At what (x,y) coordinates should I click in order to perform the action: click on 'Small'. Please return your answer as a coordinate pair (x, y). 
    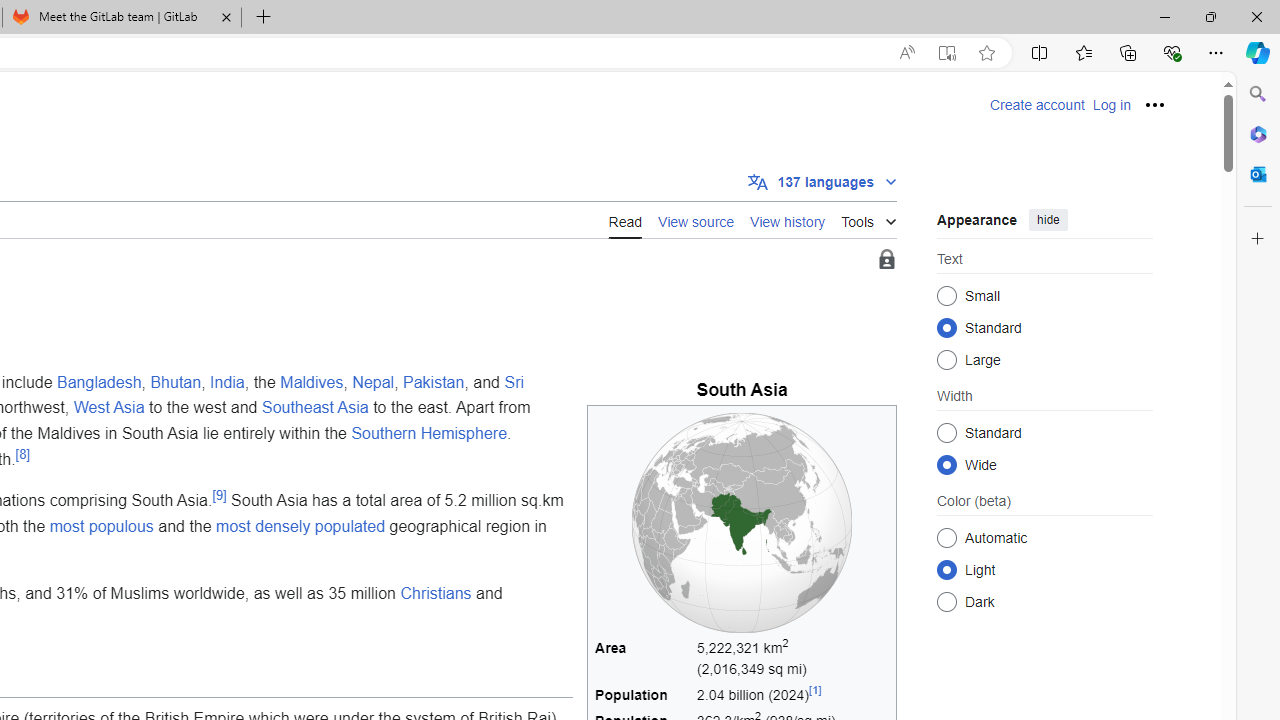
    Looking at the image, I should click on (946, 295).